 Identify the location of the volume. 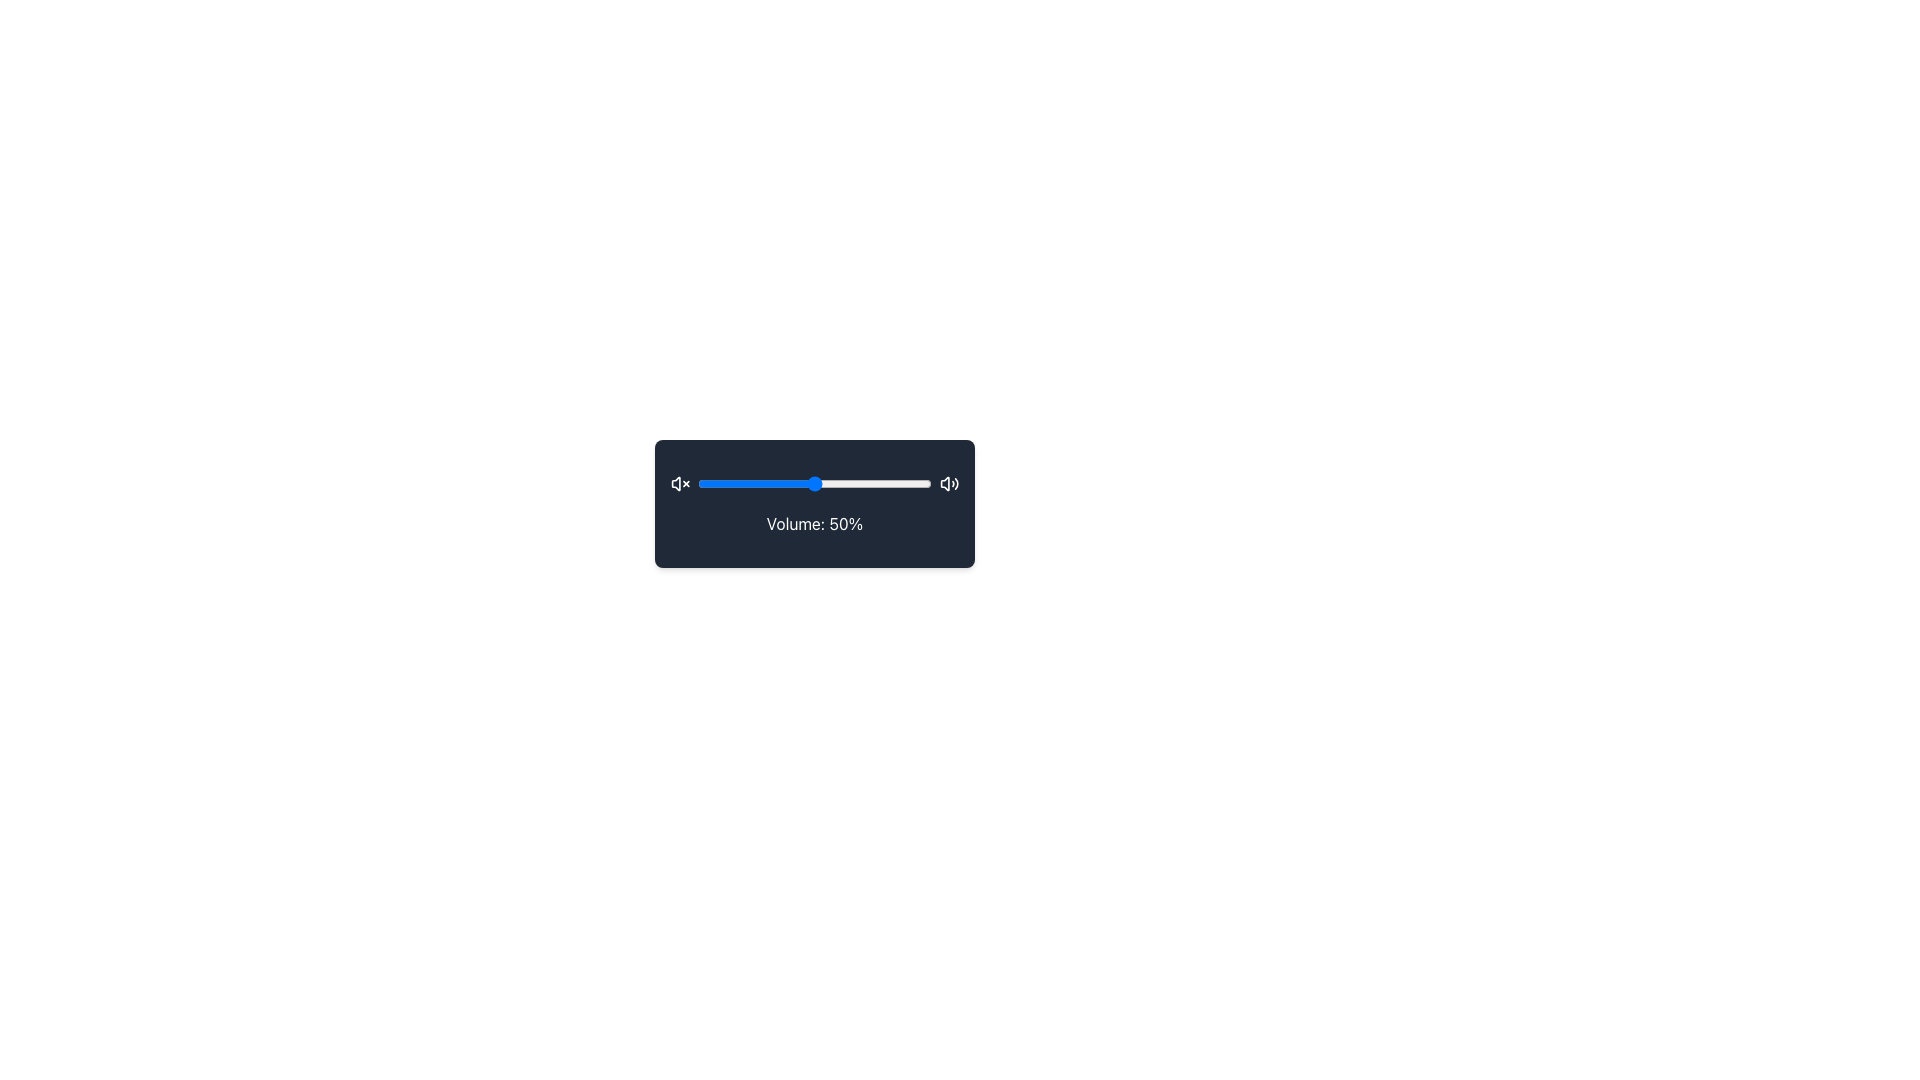
(909, 483).